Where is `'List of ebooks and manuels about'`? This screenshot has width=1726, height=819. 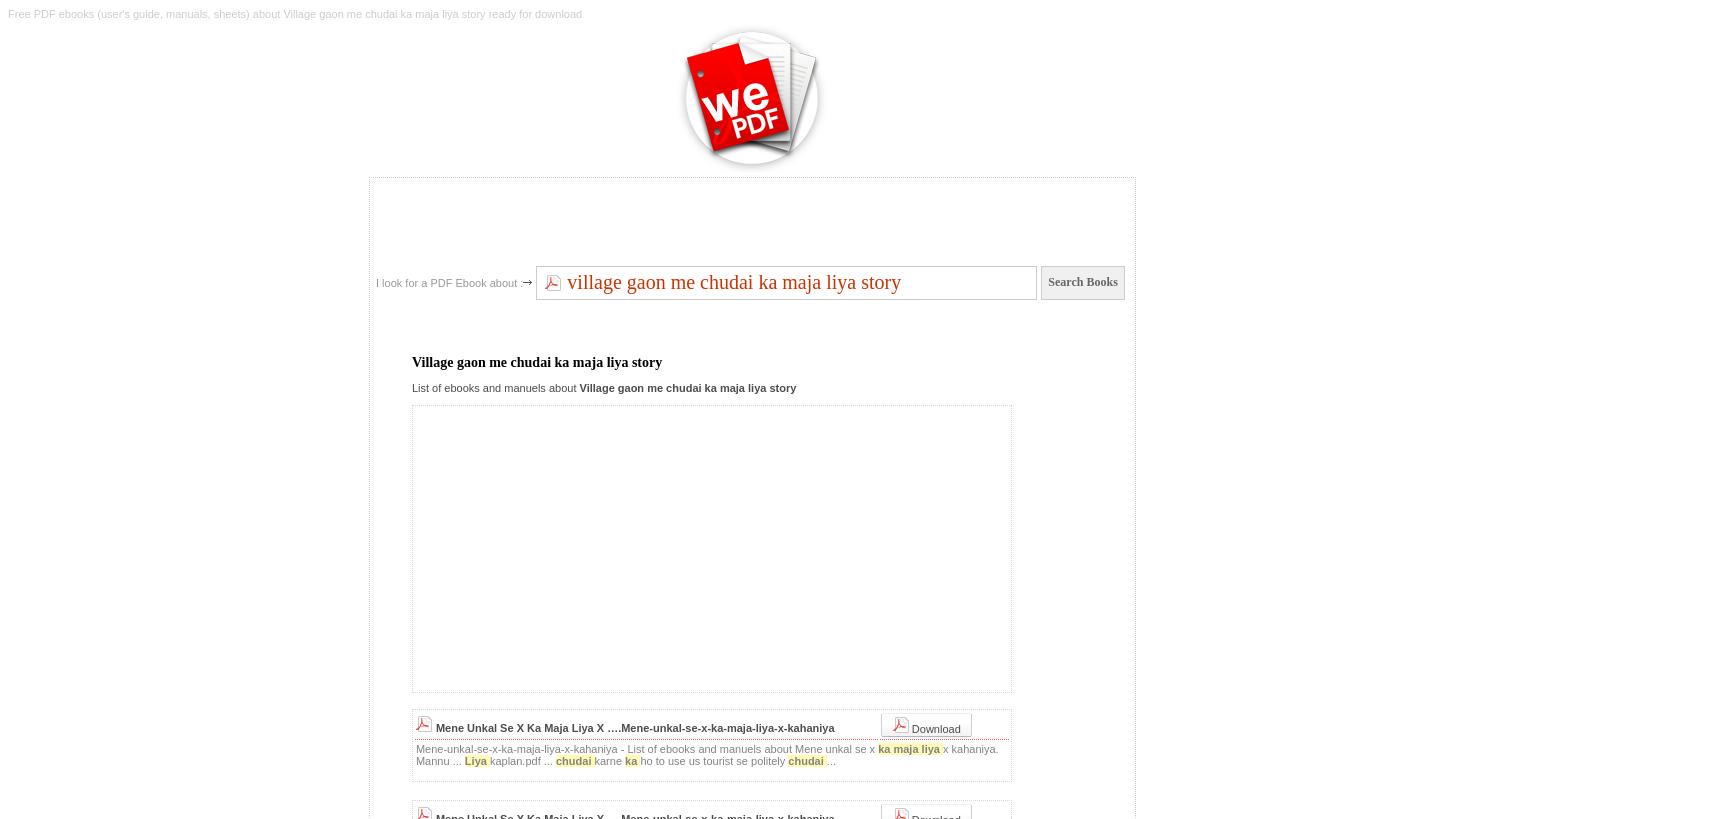 'List of ebooks and manuels about' is located at coordinates (494, 386).